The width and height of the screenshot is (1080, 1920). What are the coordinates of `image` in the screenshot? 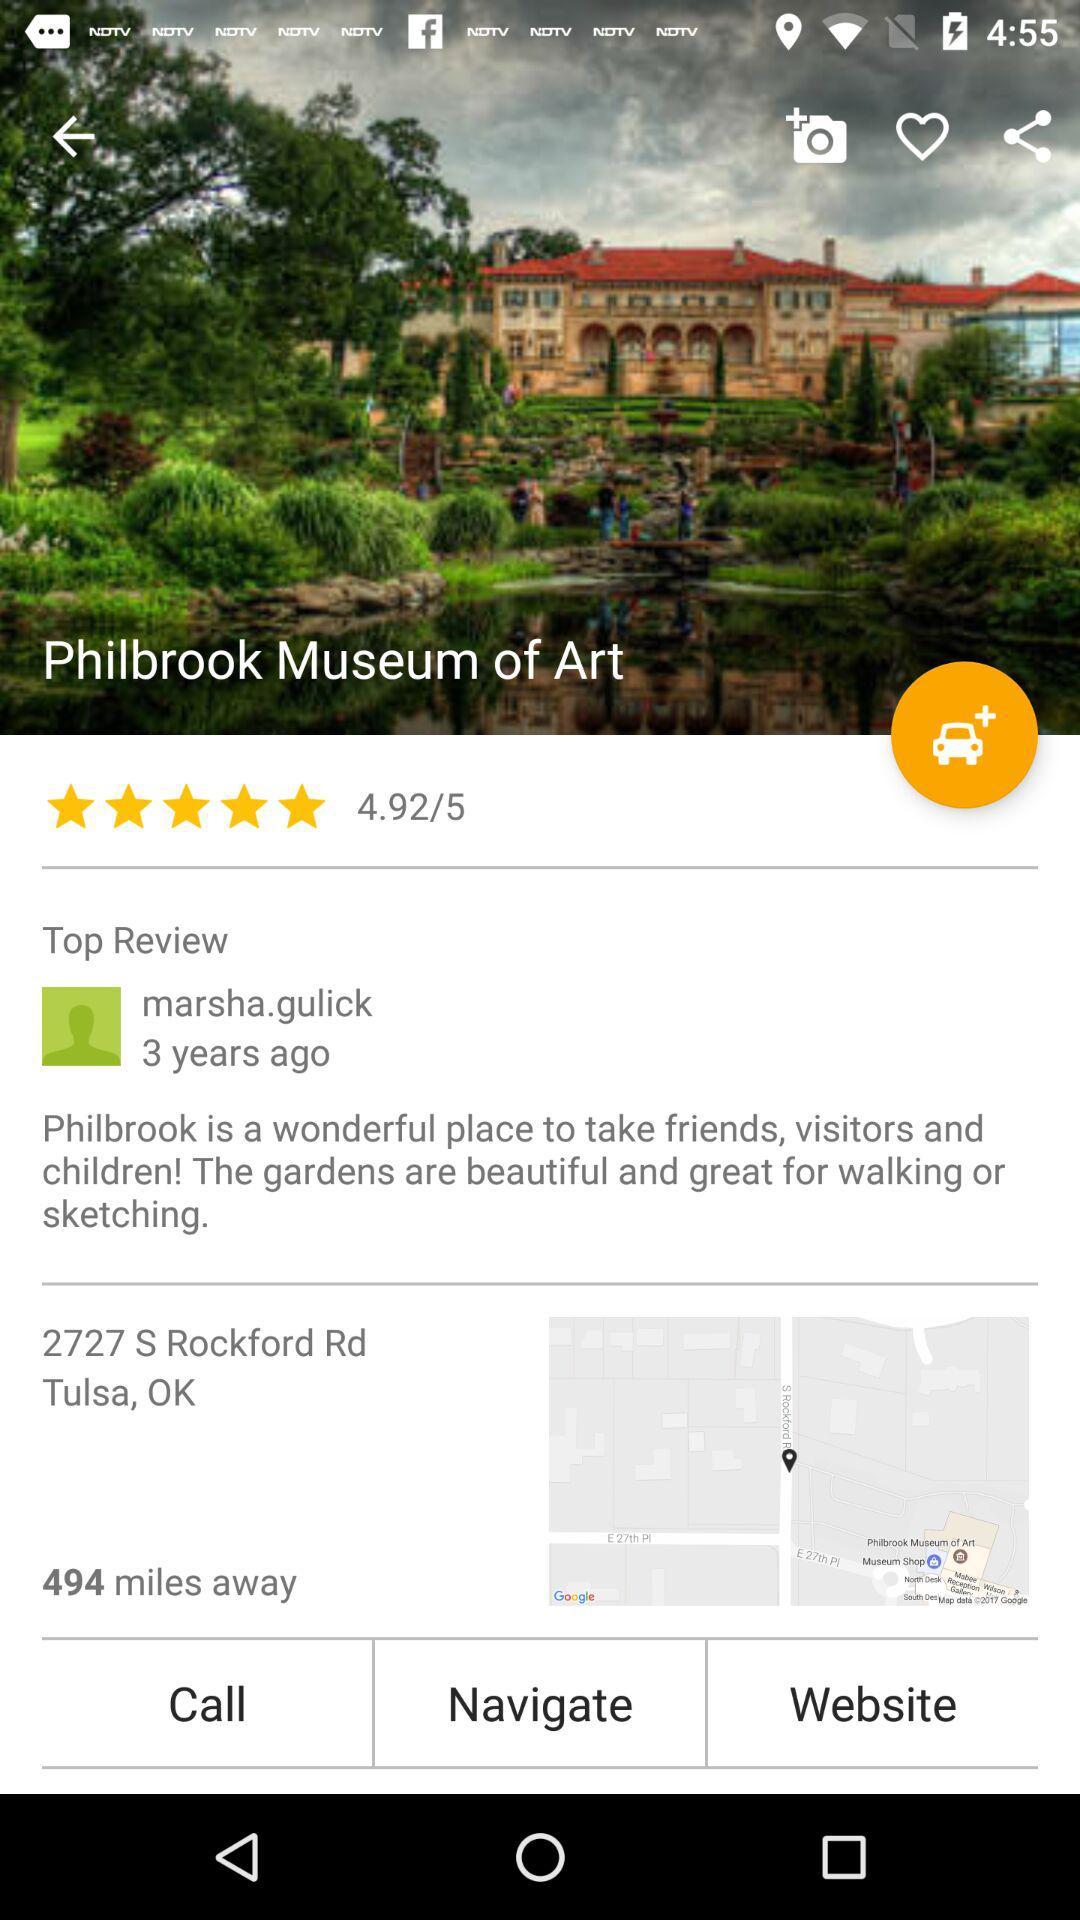 It's located at (540, 367).